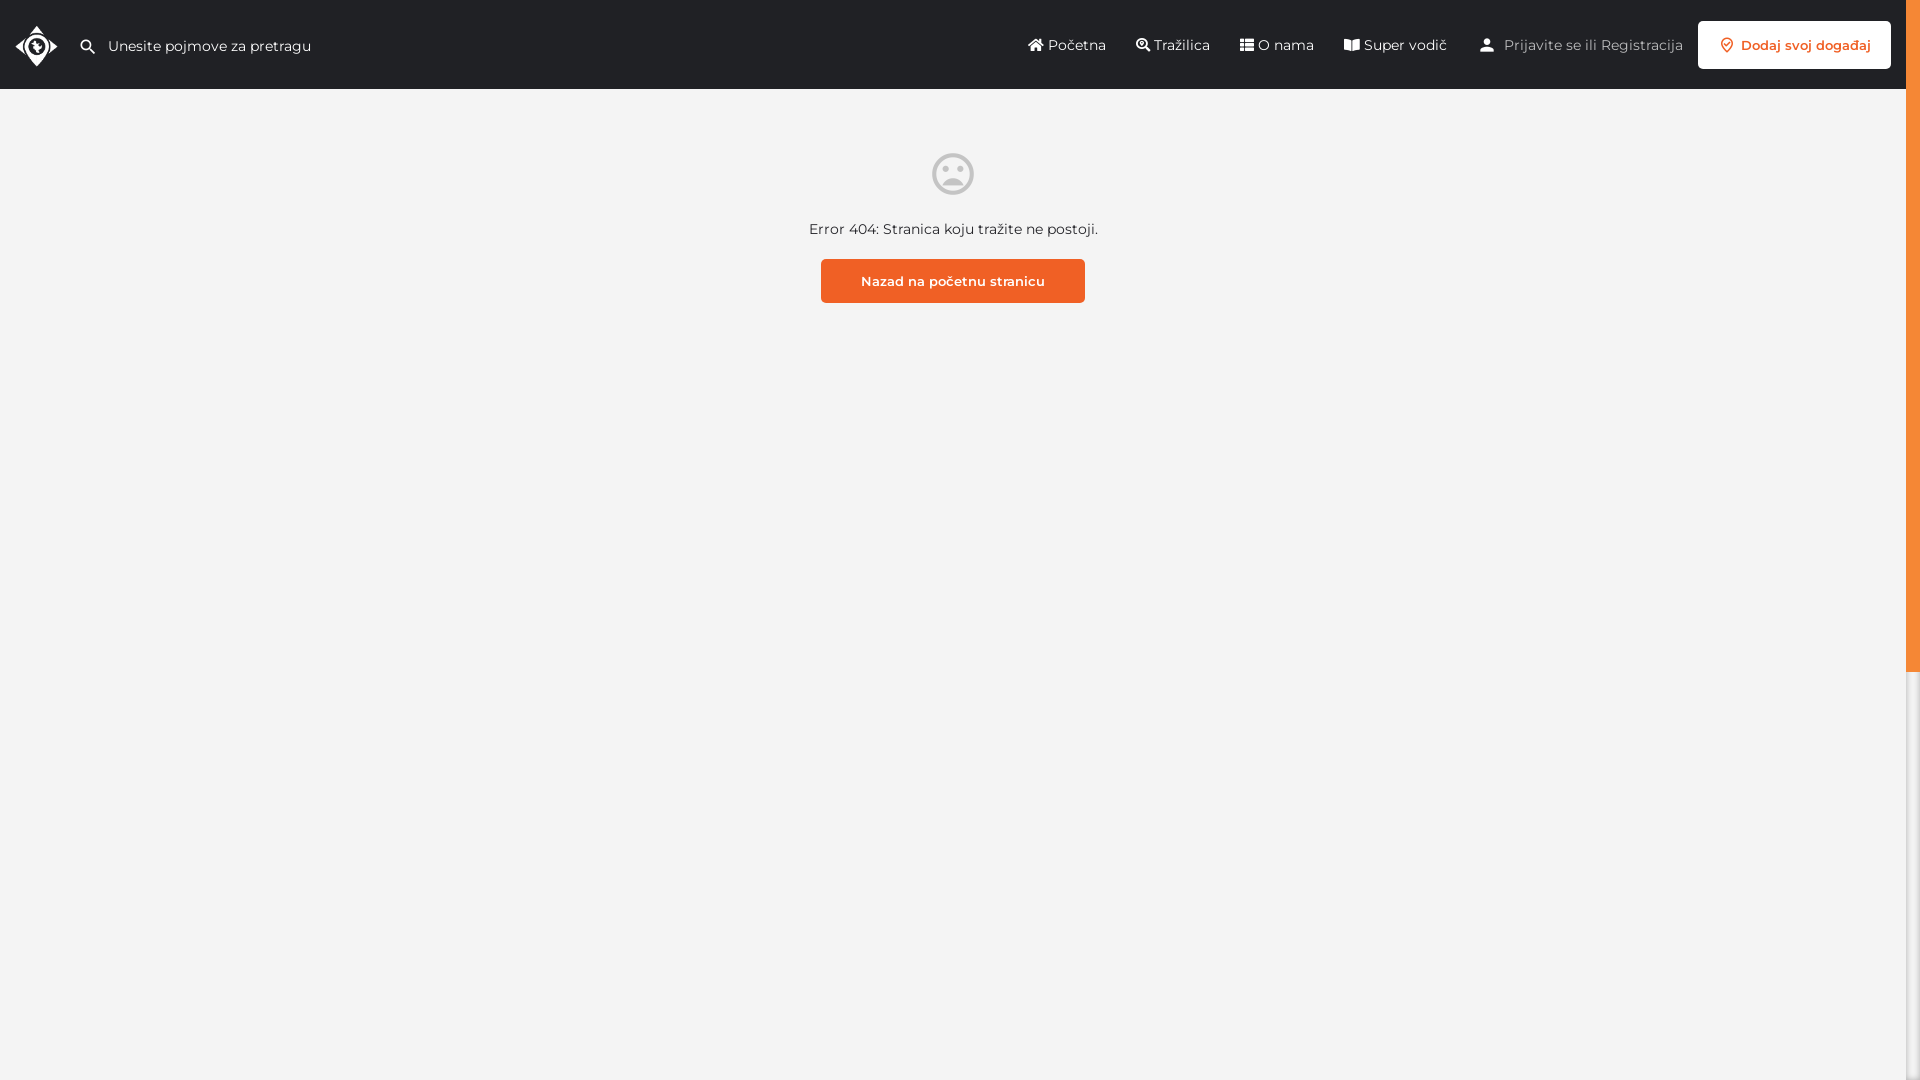  I want to click on 'Registracija', so click(1601, 43).